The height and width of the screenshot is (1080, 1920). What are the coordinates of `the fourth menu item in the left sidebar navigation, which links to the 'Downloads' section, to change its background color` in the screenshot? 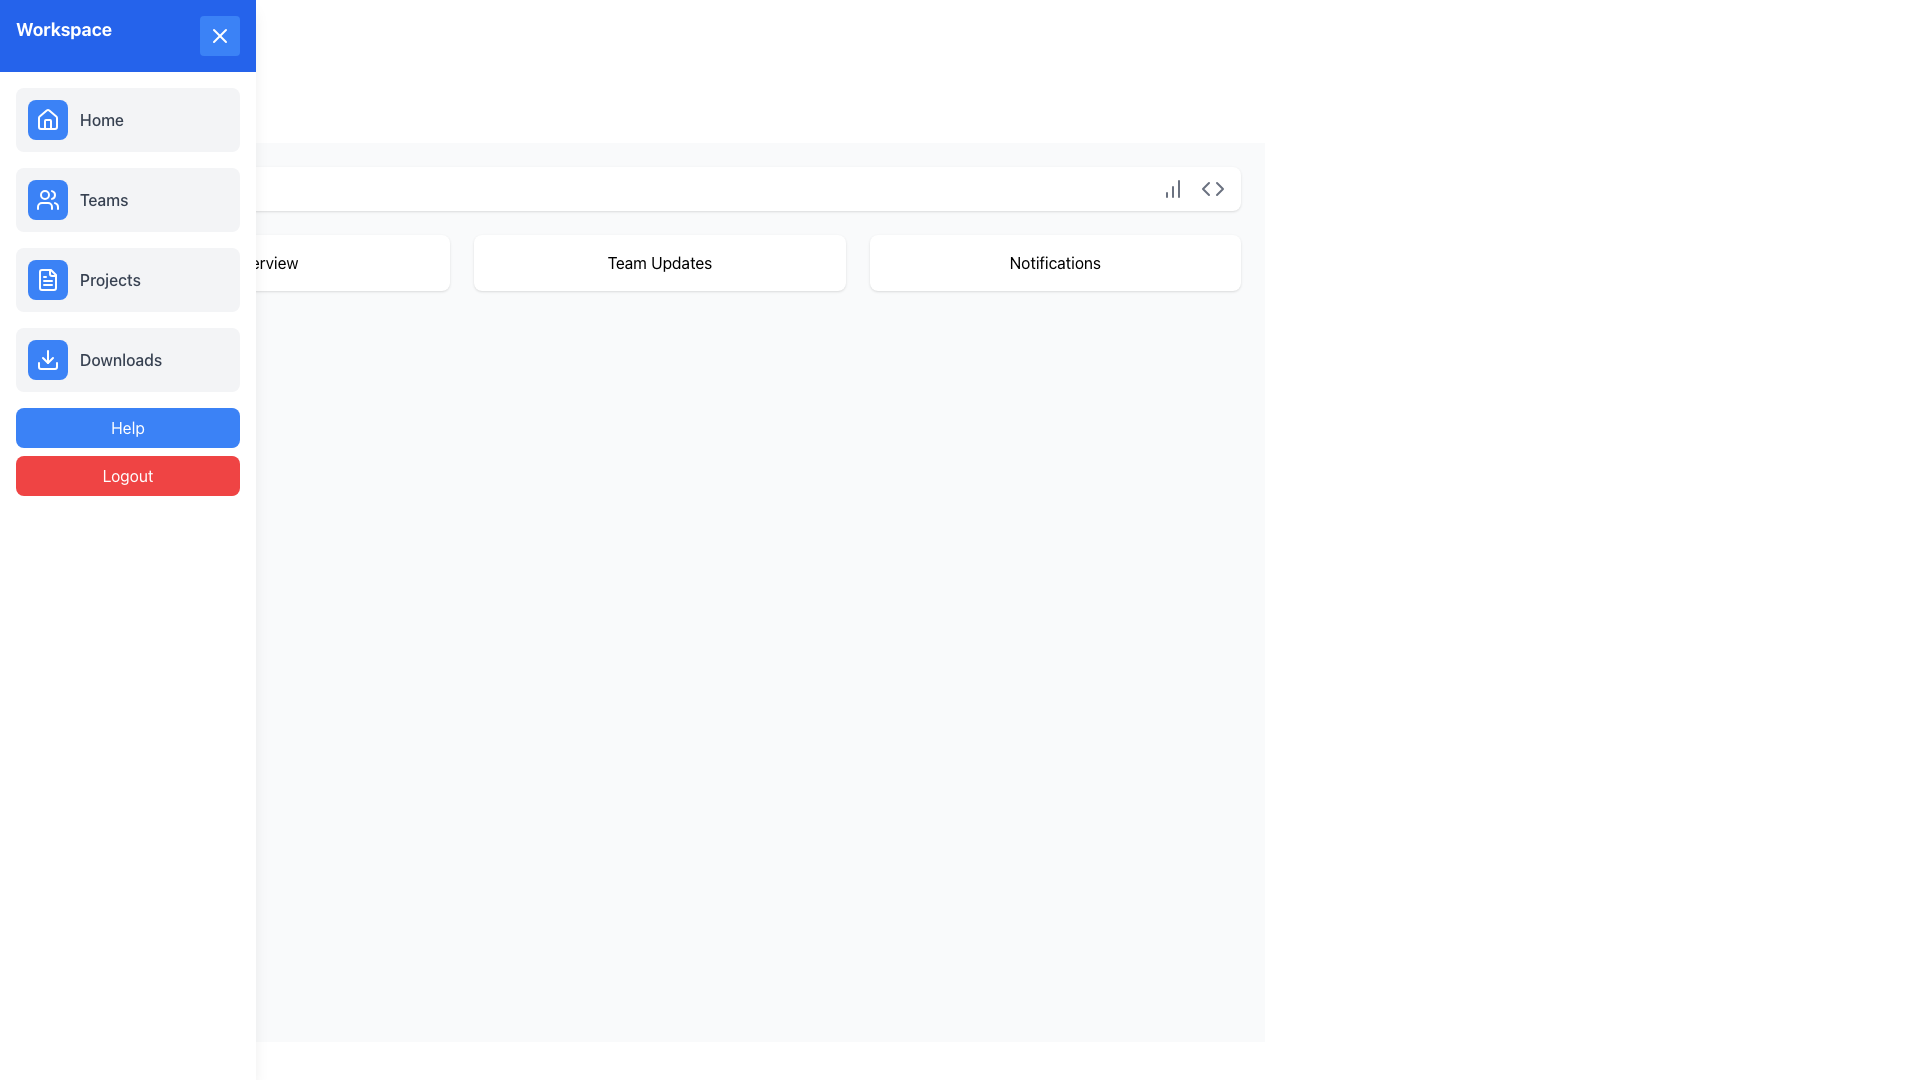 It's located at (127, 358).